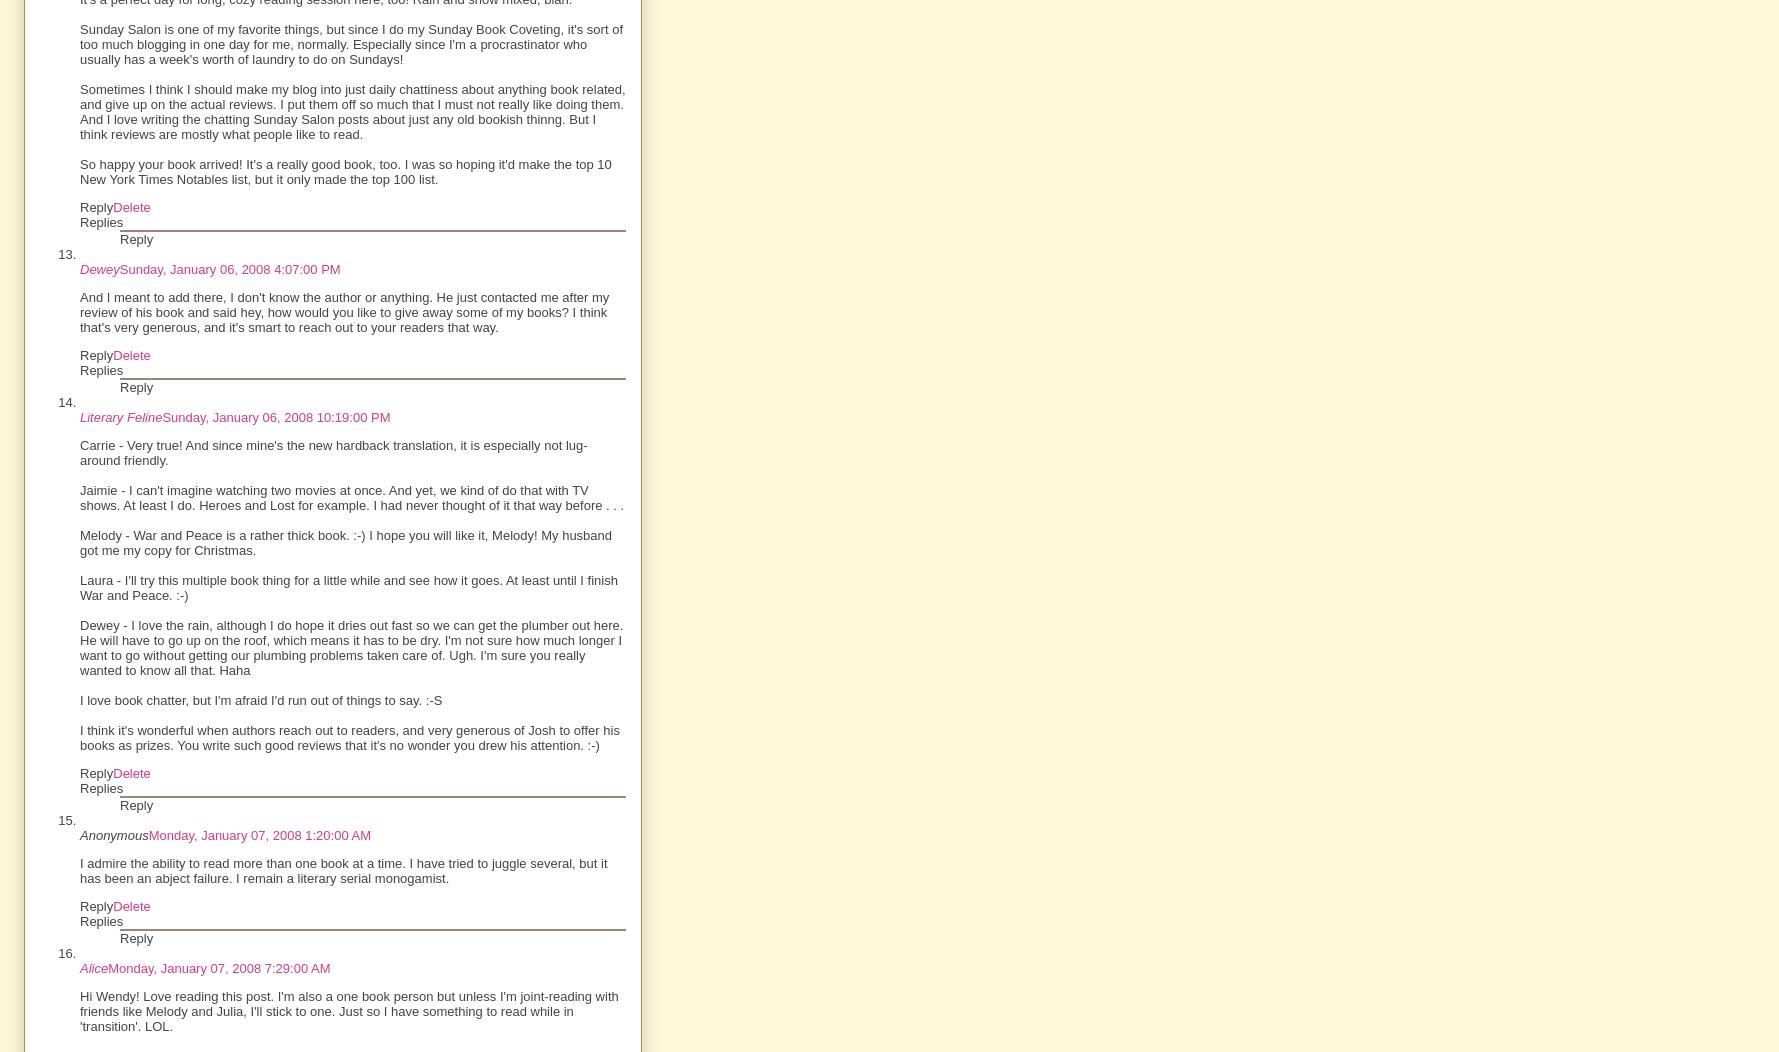 The image size is (1779, 1052). Describe the element at coordinates (79, 586) in the screenshot. I see `'Laura - I'll try this multiple book thing for a little while and see how it goes.  At least until I finish War and Peace.  :-)'` at that location.